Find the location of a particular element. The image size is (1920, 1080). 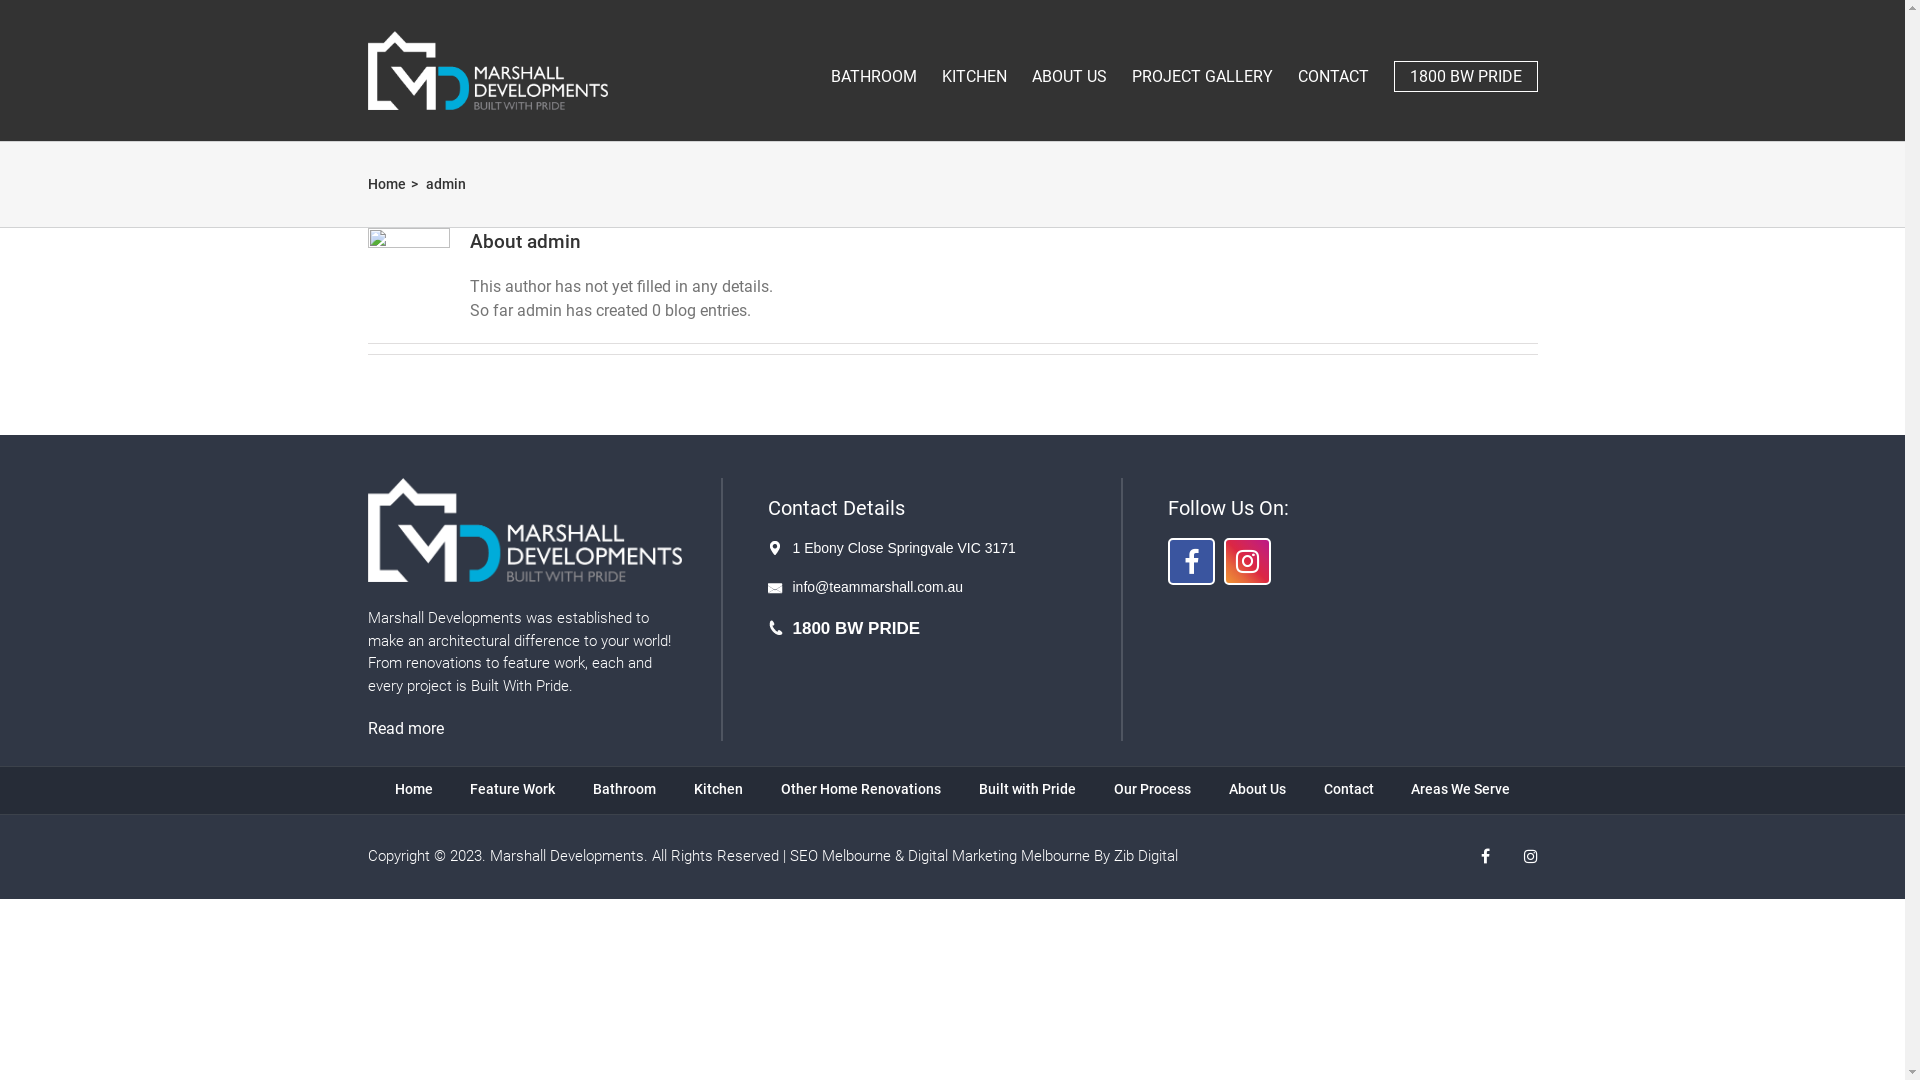

'Bathroom' is located at coordinates (623, 788).